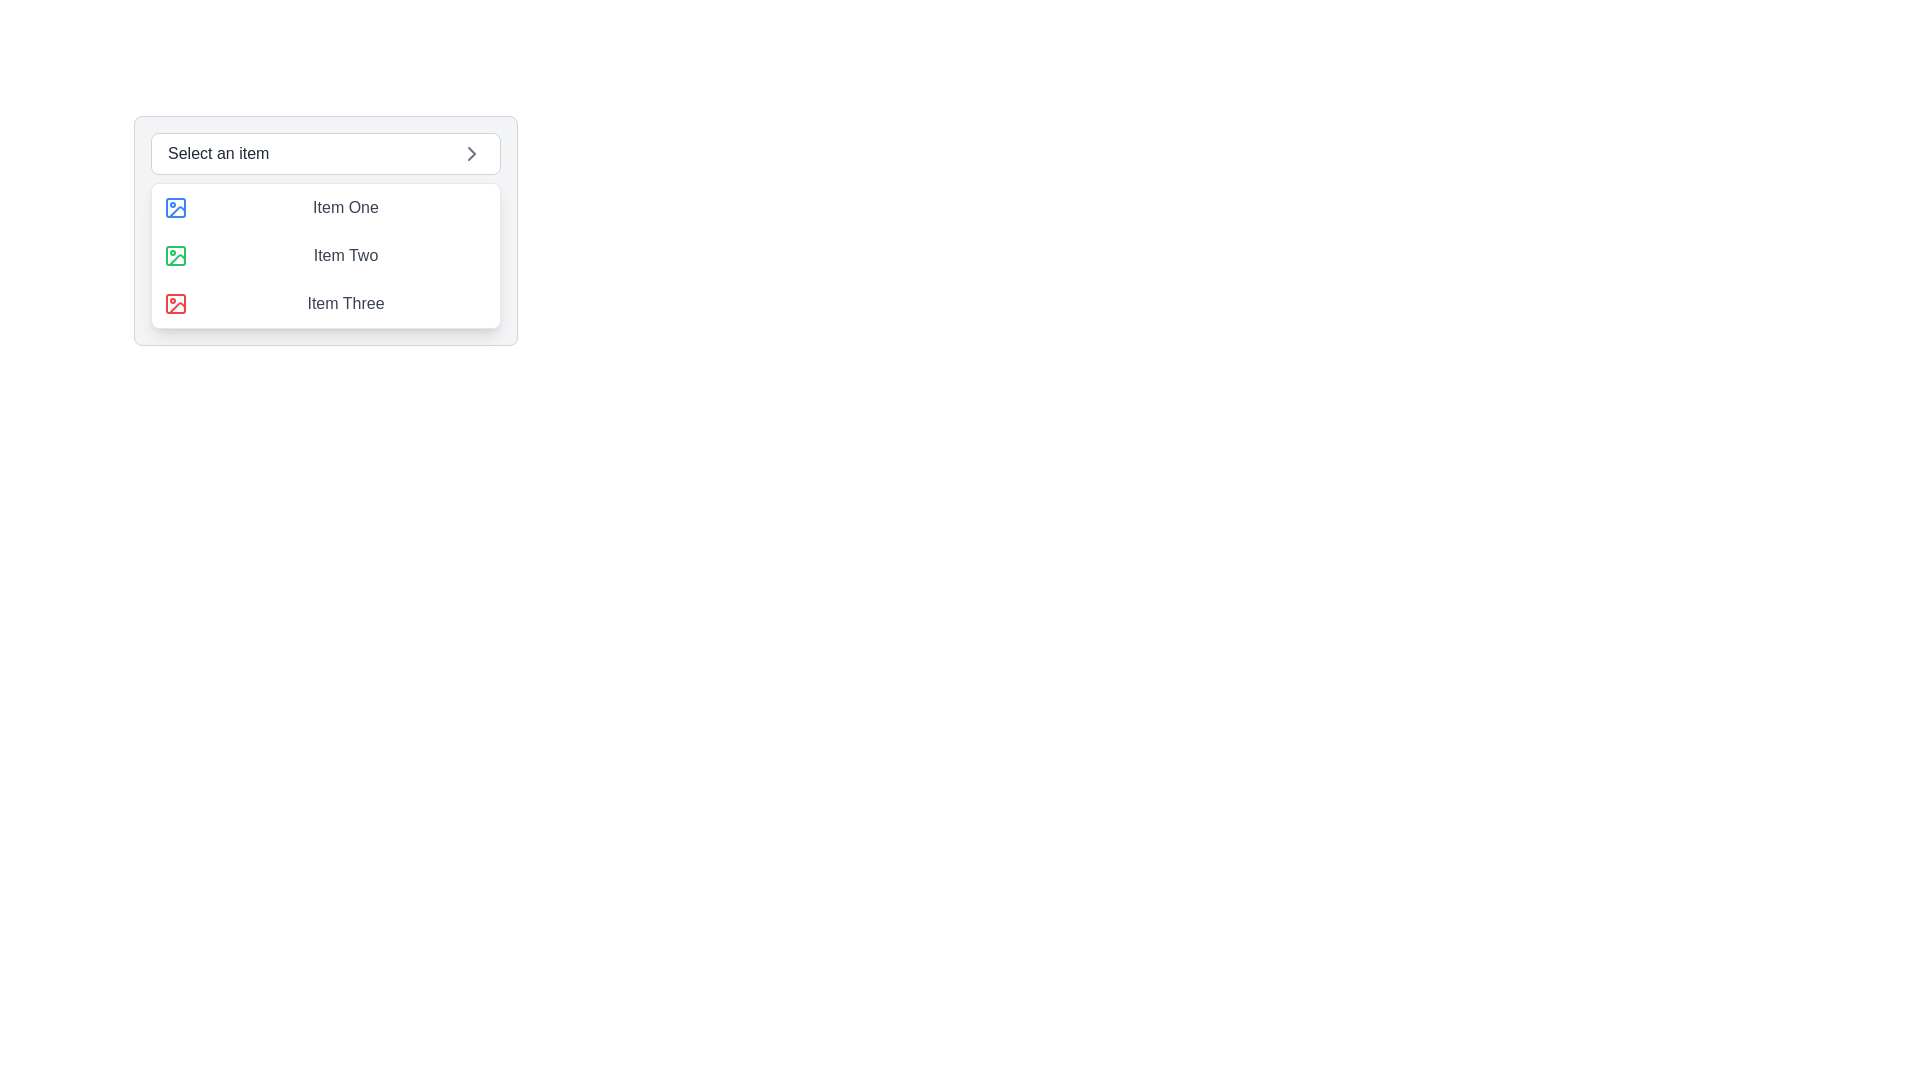 The height and width of the screenshot is (1080, 1920). What do you see at coordinates (176, 254) in the screenshot?
I see `the green outlined square with rounded corners that resembles a photograph or image icon, located on the left side of the second item in the dropdown list` at bounding box center [176, 254].